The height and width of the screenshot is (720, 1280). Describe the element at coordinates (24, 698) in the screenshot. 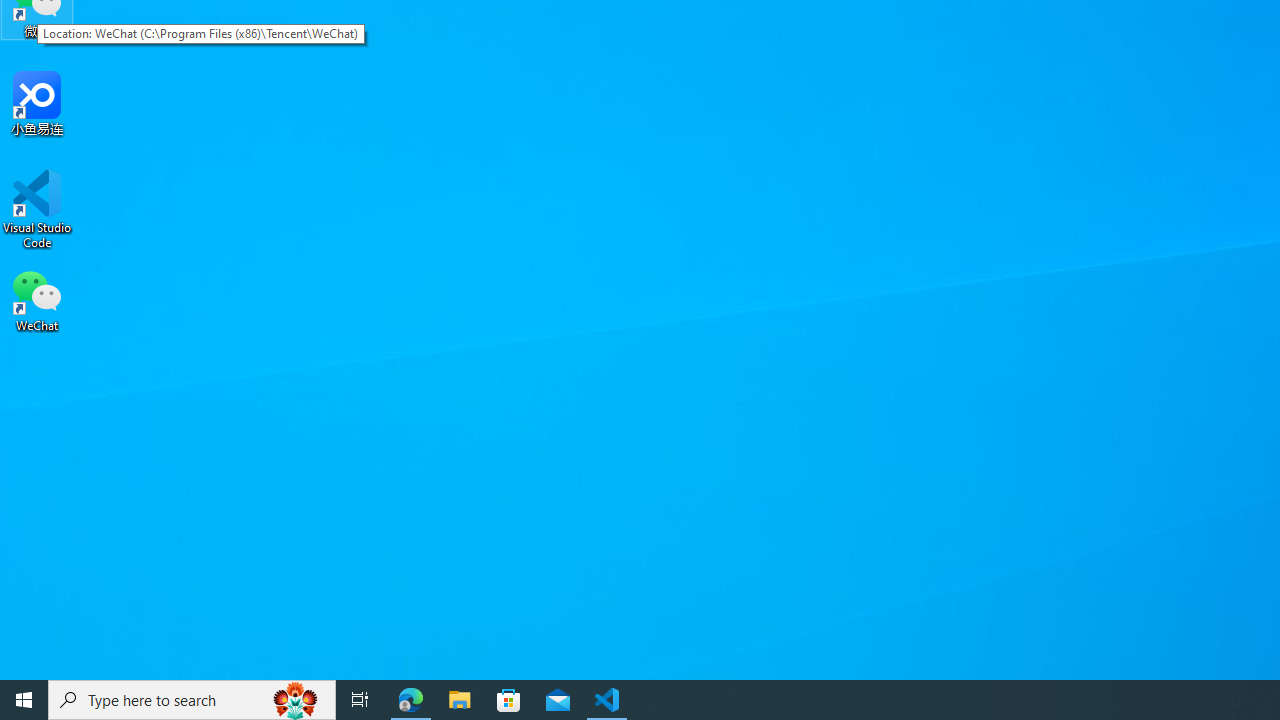

I see `'Start'` at that location.